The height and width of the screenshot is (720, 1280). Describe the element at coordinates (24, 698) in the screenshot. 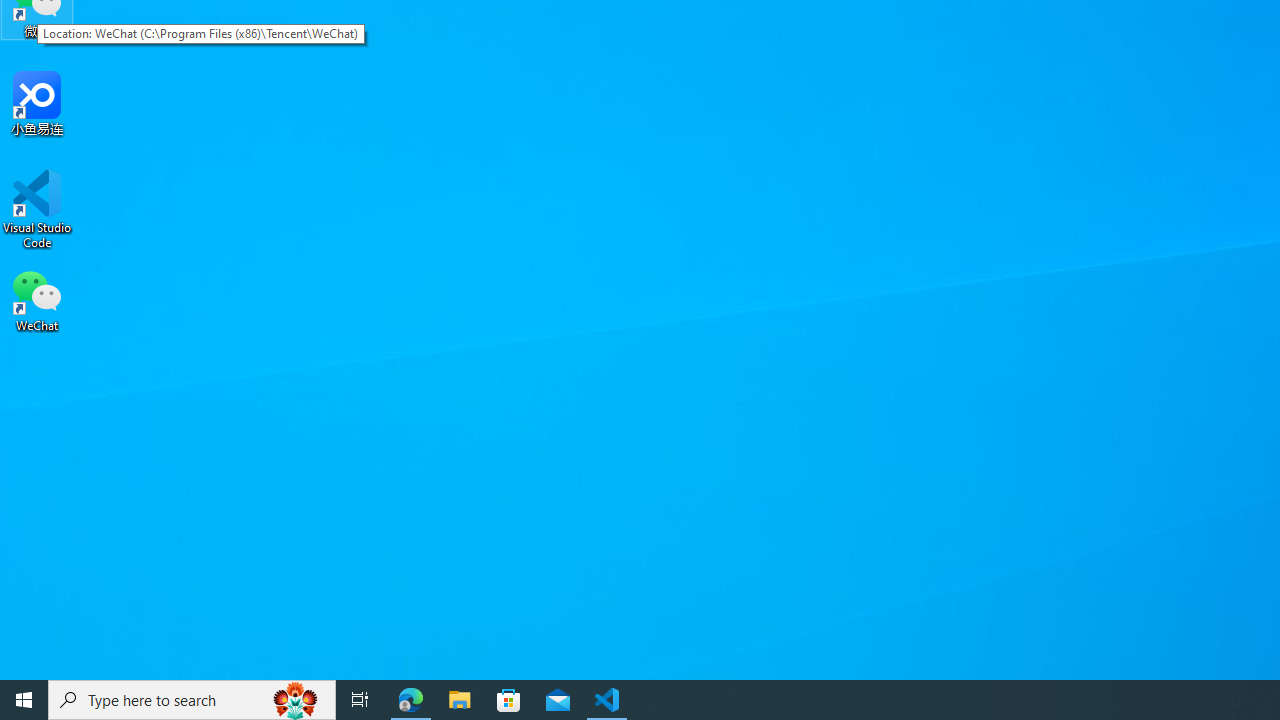

I see `'Start'` at that location.